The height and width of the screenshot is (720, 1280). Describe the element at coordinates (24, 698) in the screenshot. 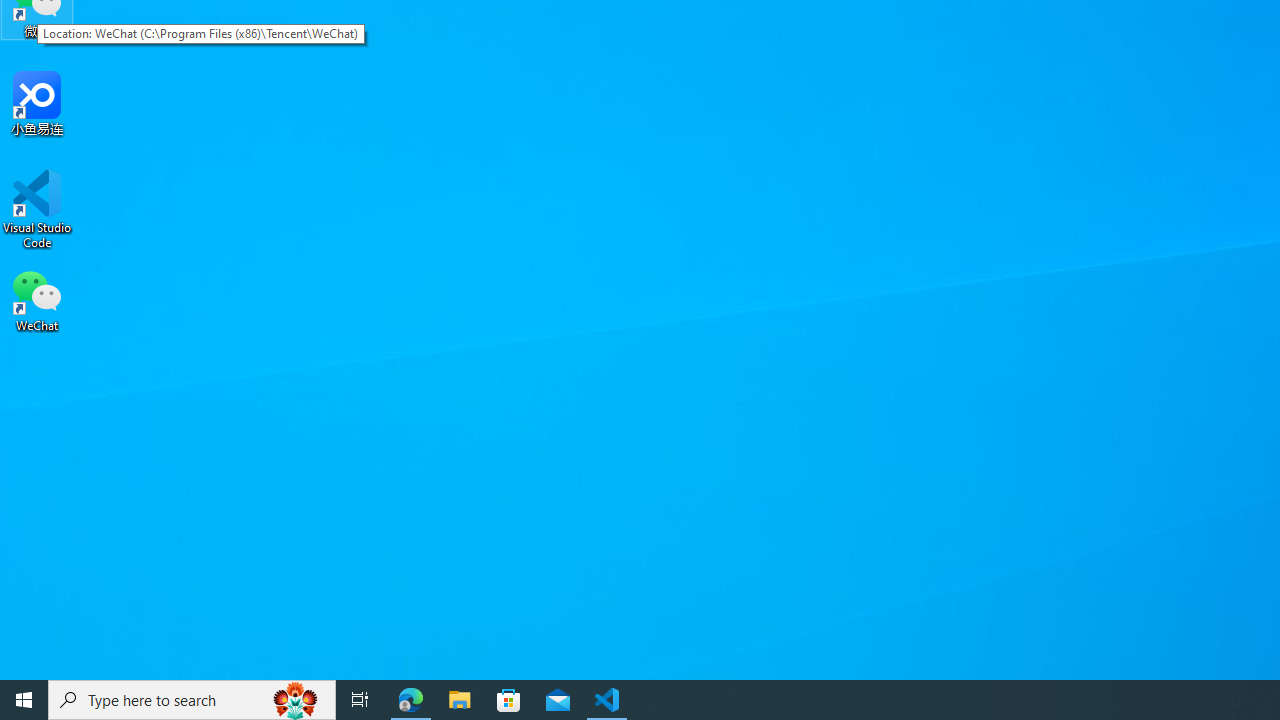

I see `'Start'` at that location.